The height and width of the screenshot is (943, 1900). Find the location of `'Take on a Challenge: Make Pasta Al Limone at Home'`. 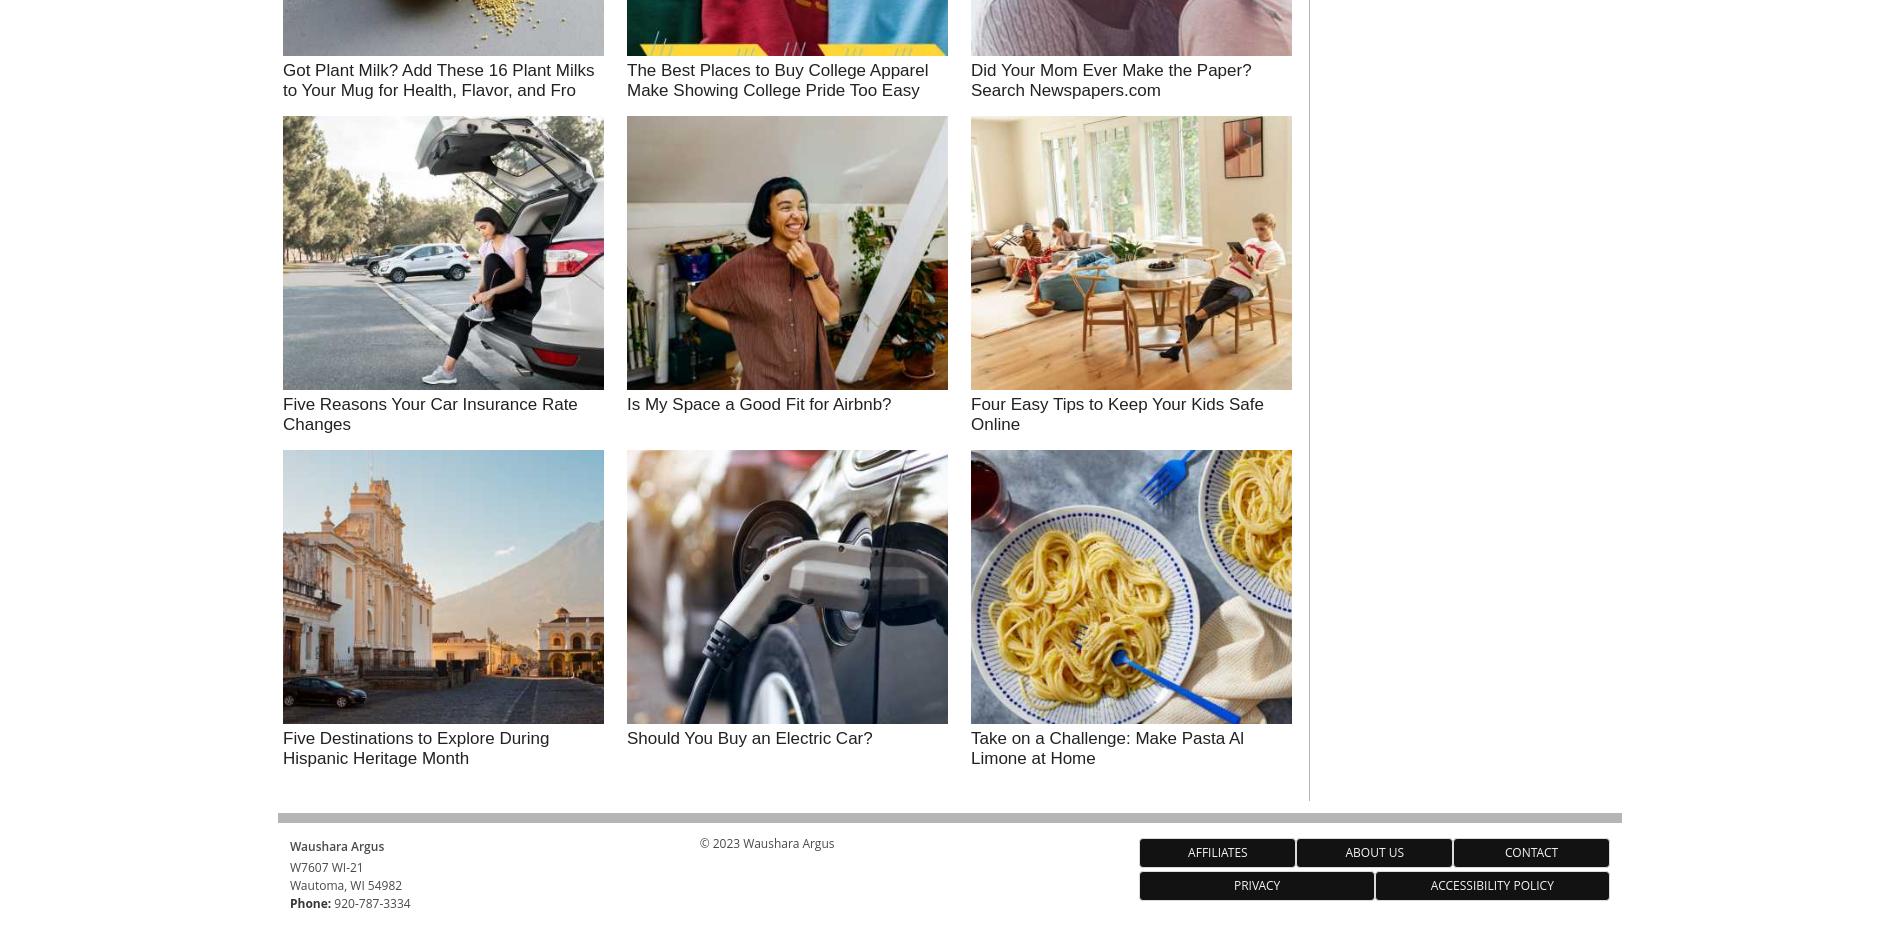

'Take on a Challenge: Make Pasta Al Limone at Home' is located at coordinates (1107, 747).